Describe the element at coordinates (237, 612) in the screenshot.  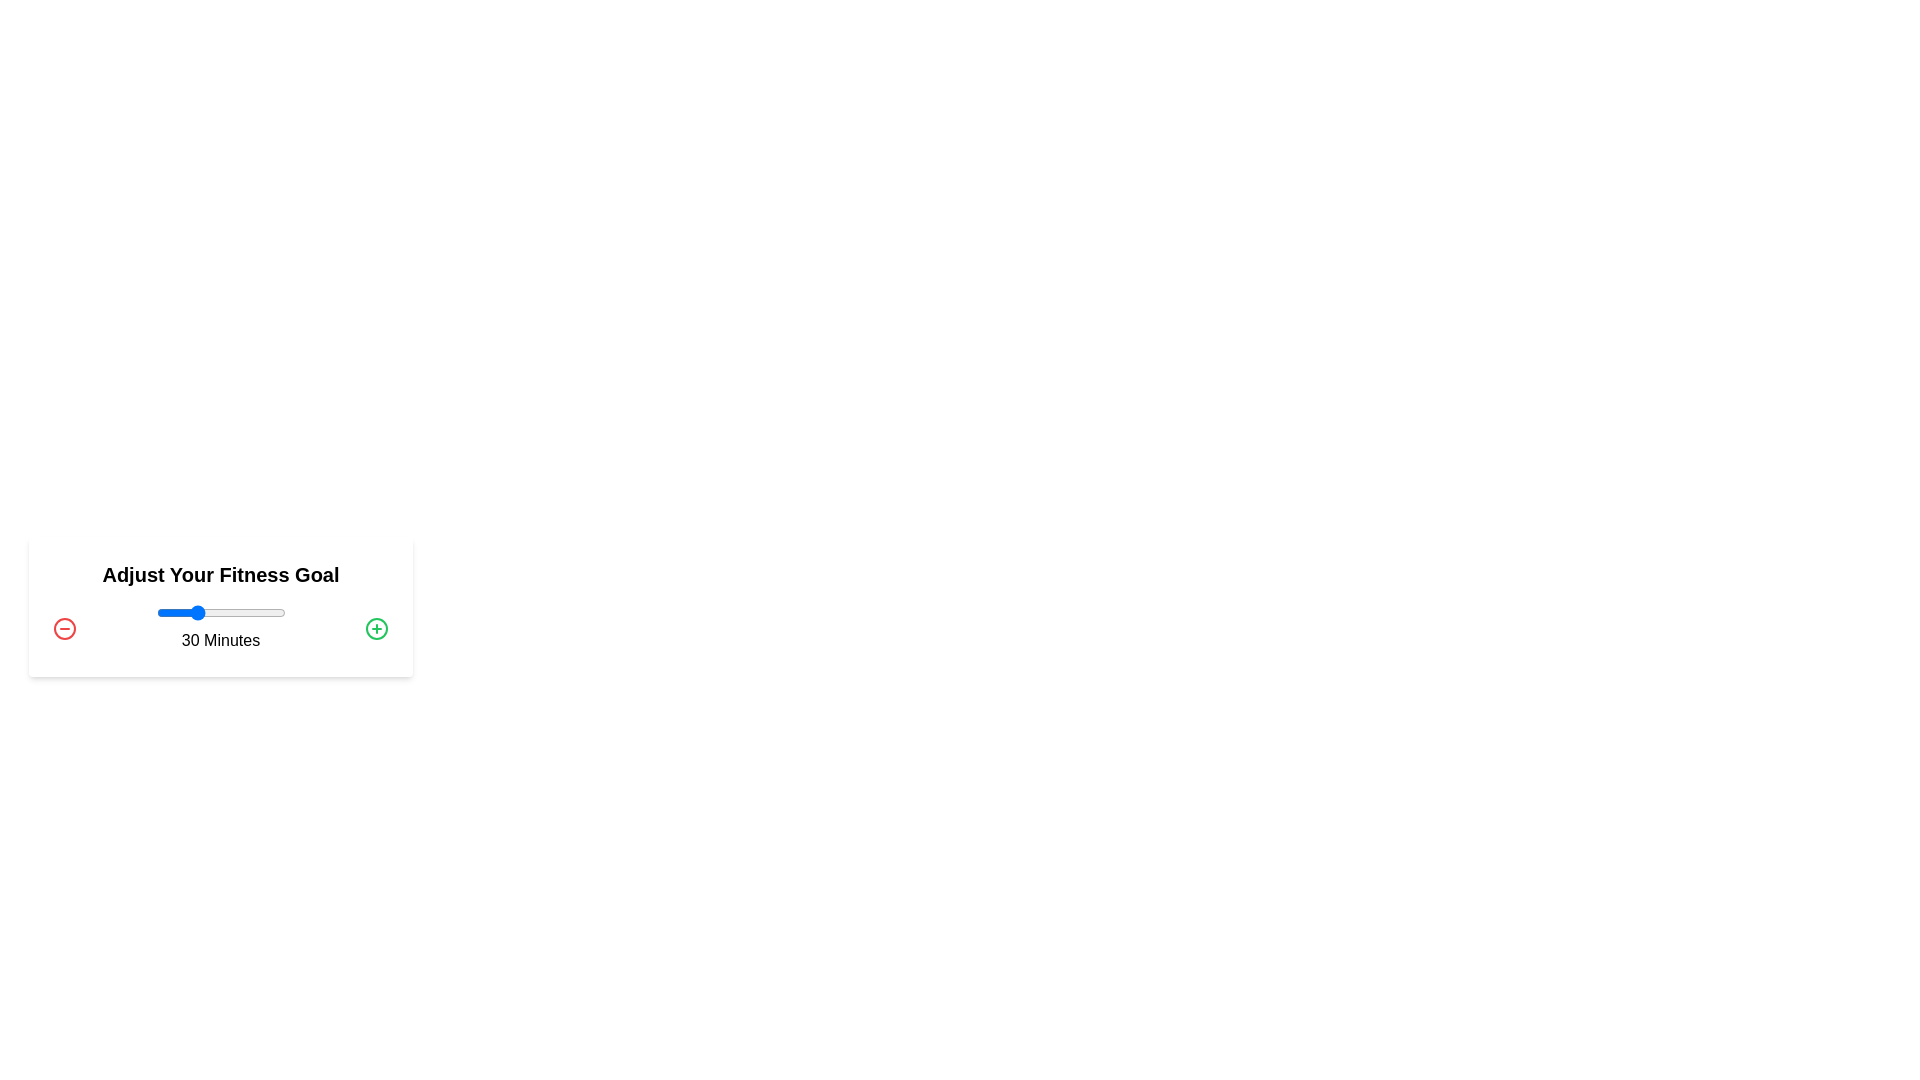
I see `fitness goal` at that location.